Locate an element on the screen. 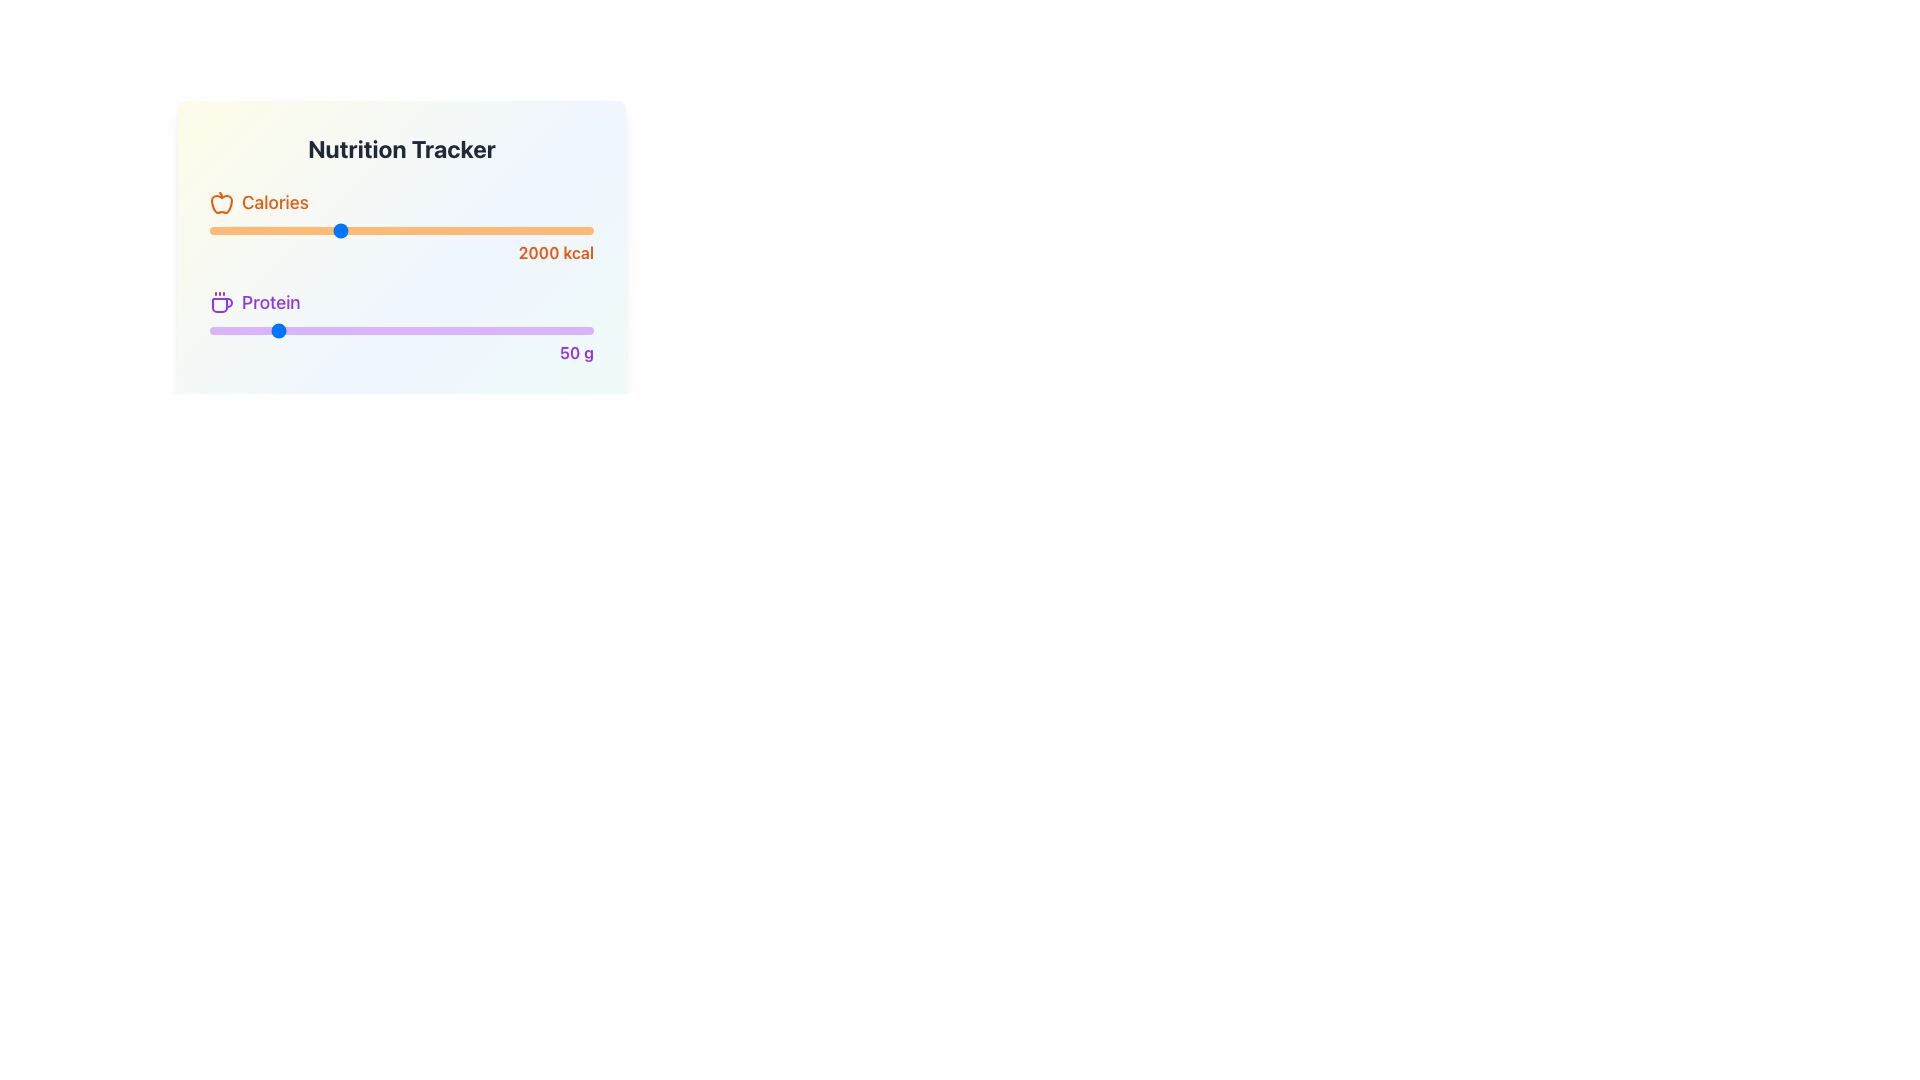  calorie intake is located at coordinates (275, 226).